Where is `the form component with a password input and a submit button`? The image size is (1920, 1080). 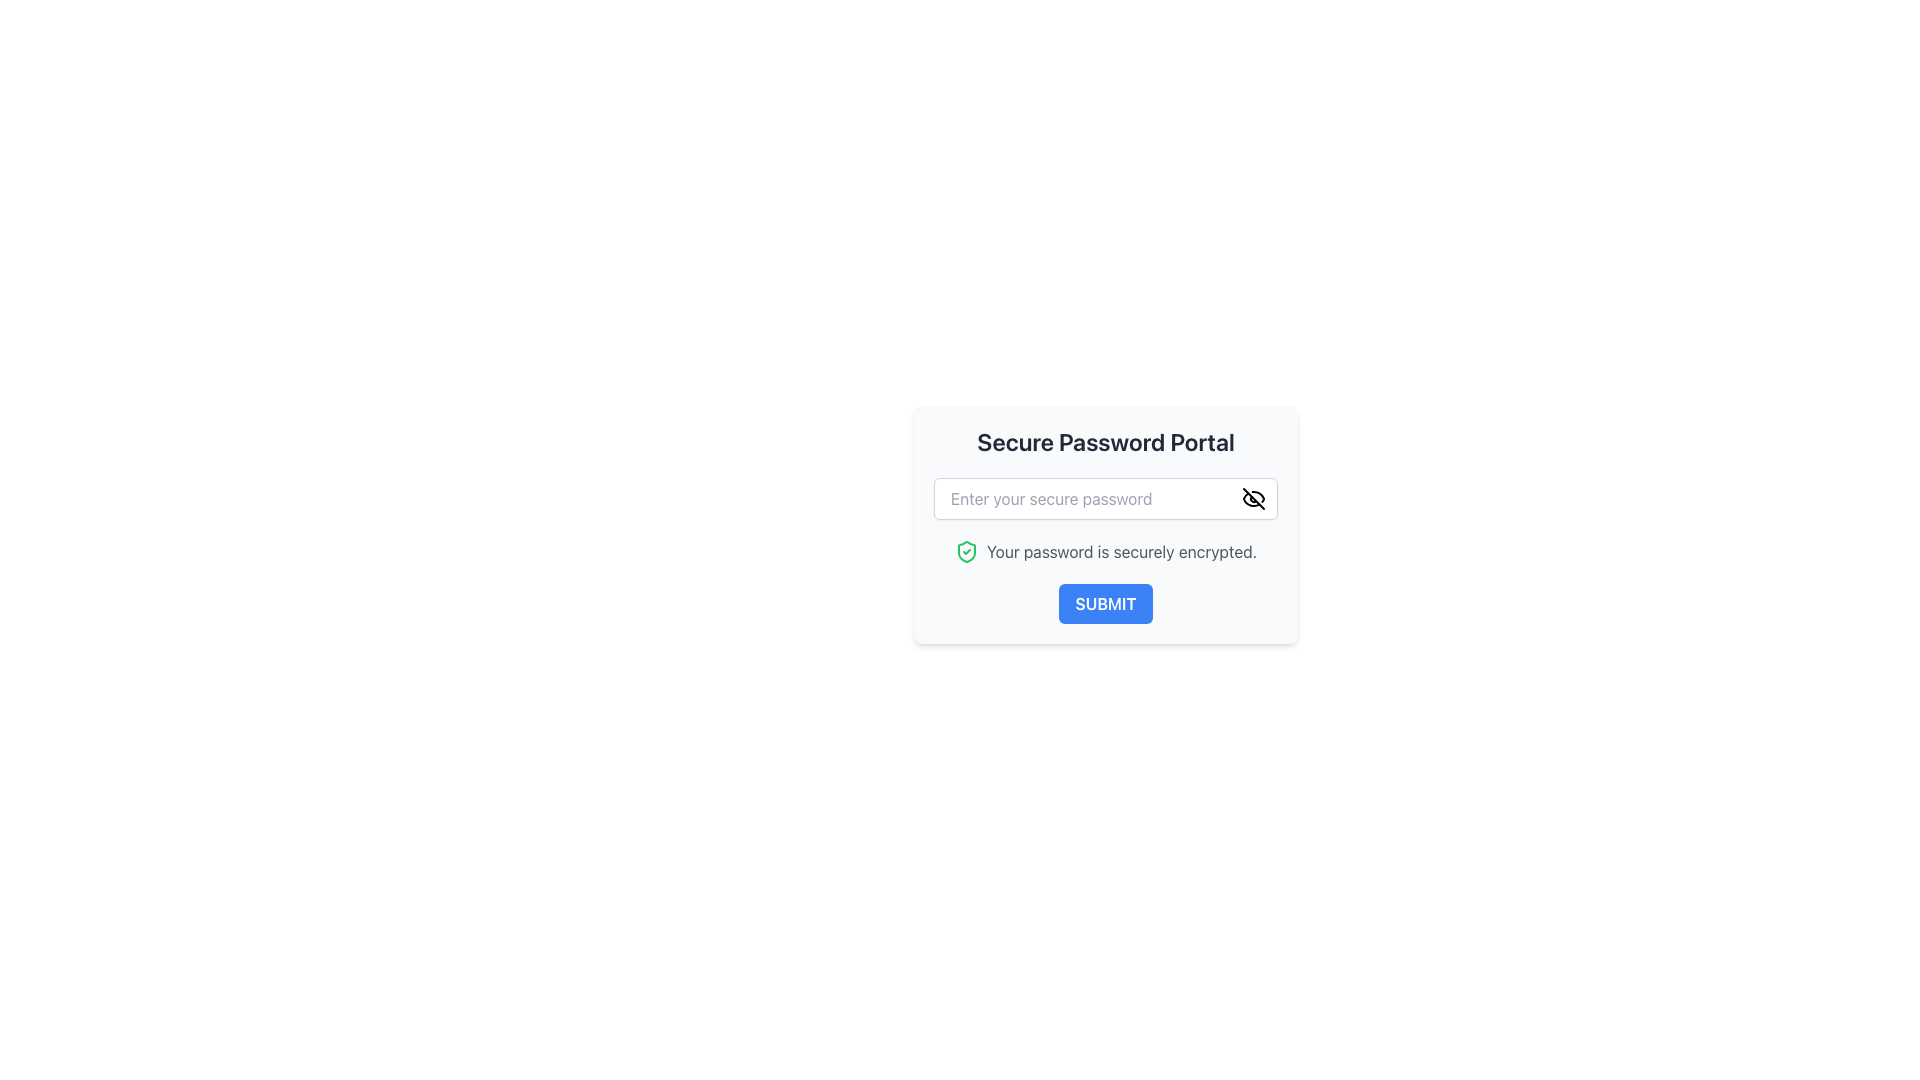 the form component with a password input and a submit button is located at coordinates (1104, 523).